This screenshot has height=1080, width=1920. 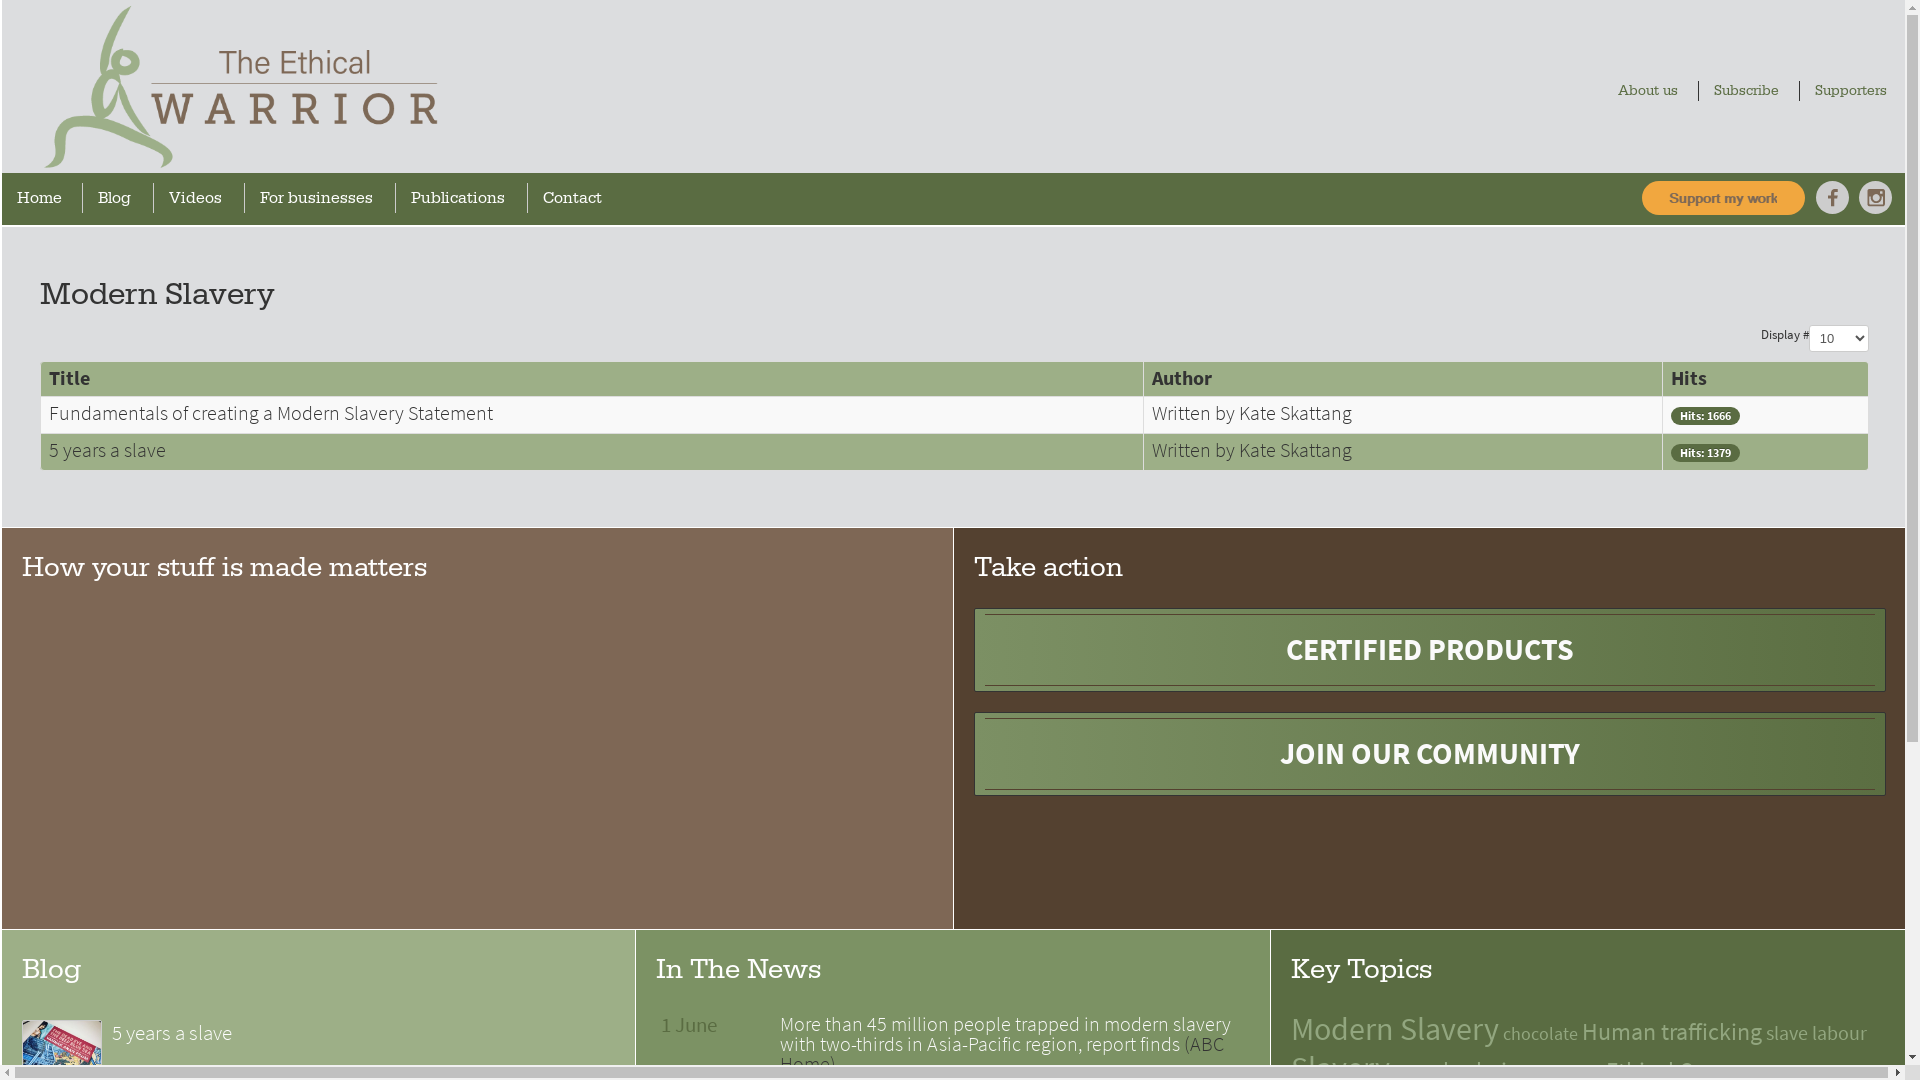 I want to click on 'About us', so click(x=1652, y=91).